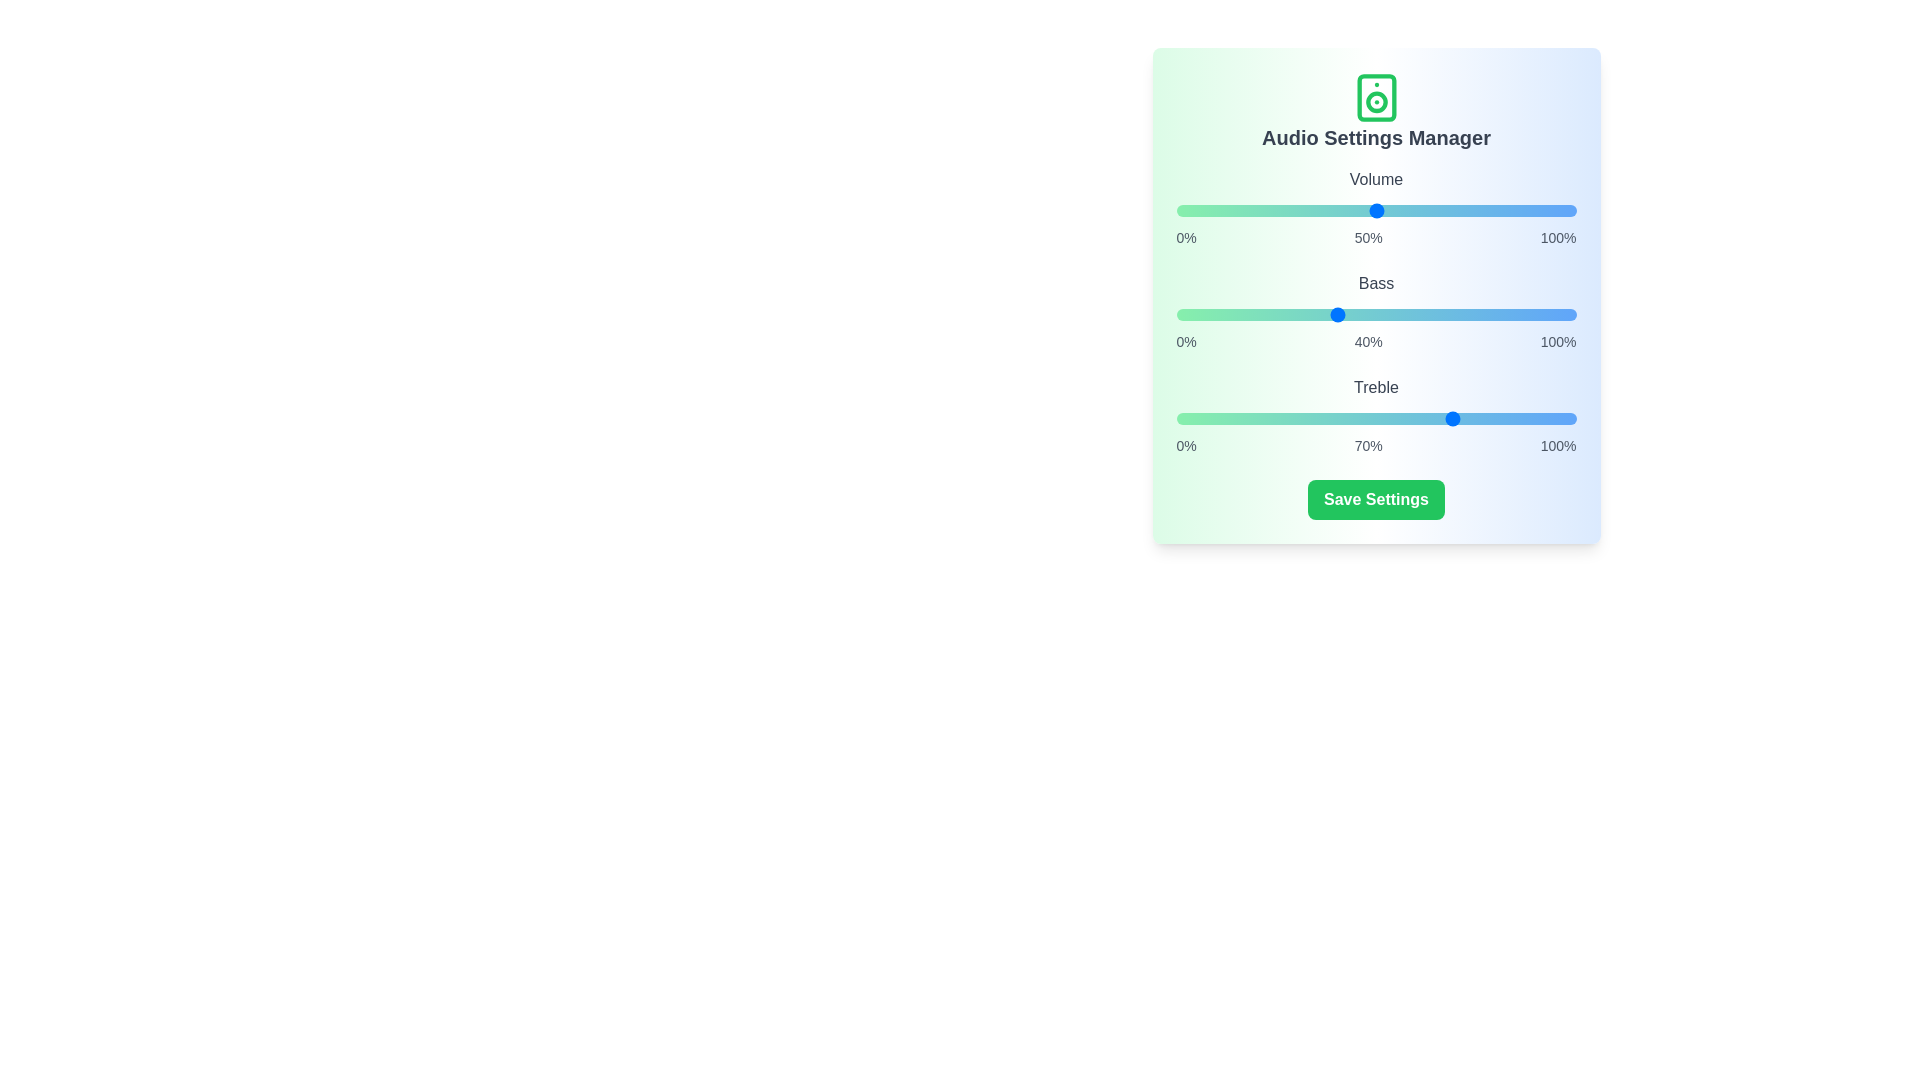 The height and width of the screenshot is (1080, 1920). I want to click on the volume slider to 23%, so click(1267, 211).